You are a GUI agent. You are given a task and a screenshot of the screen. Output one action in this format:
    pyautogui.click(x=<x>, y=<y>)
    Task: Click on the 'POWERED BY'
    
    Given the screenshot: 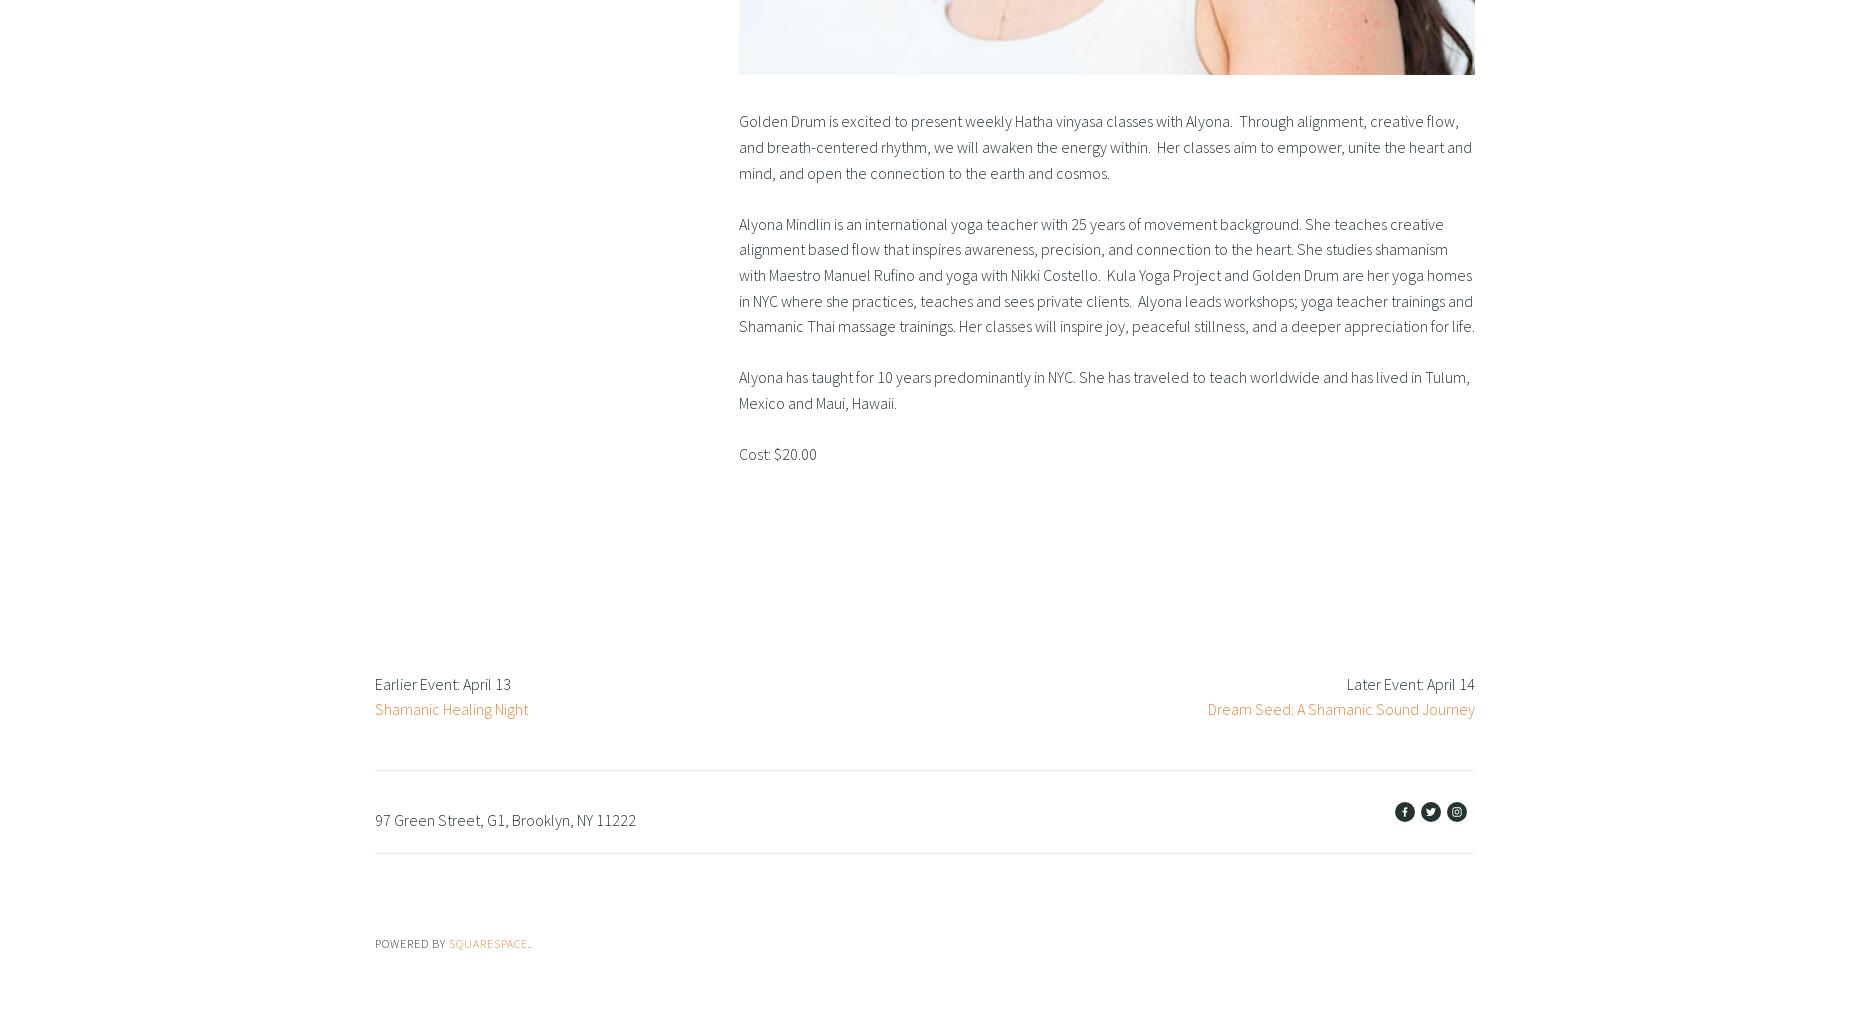 What is the action you would take?
    pyautogui.click(x=373, y=942)
    